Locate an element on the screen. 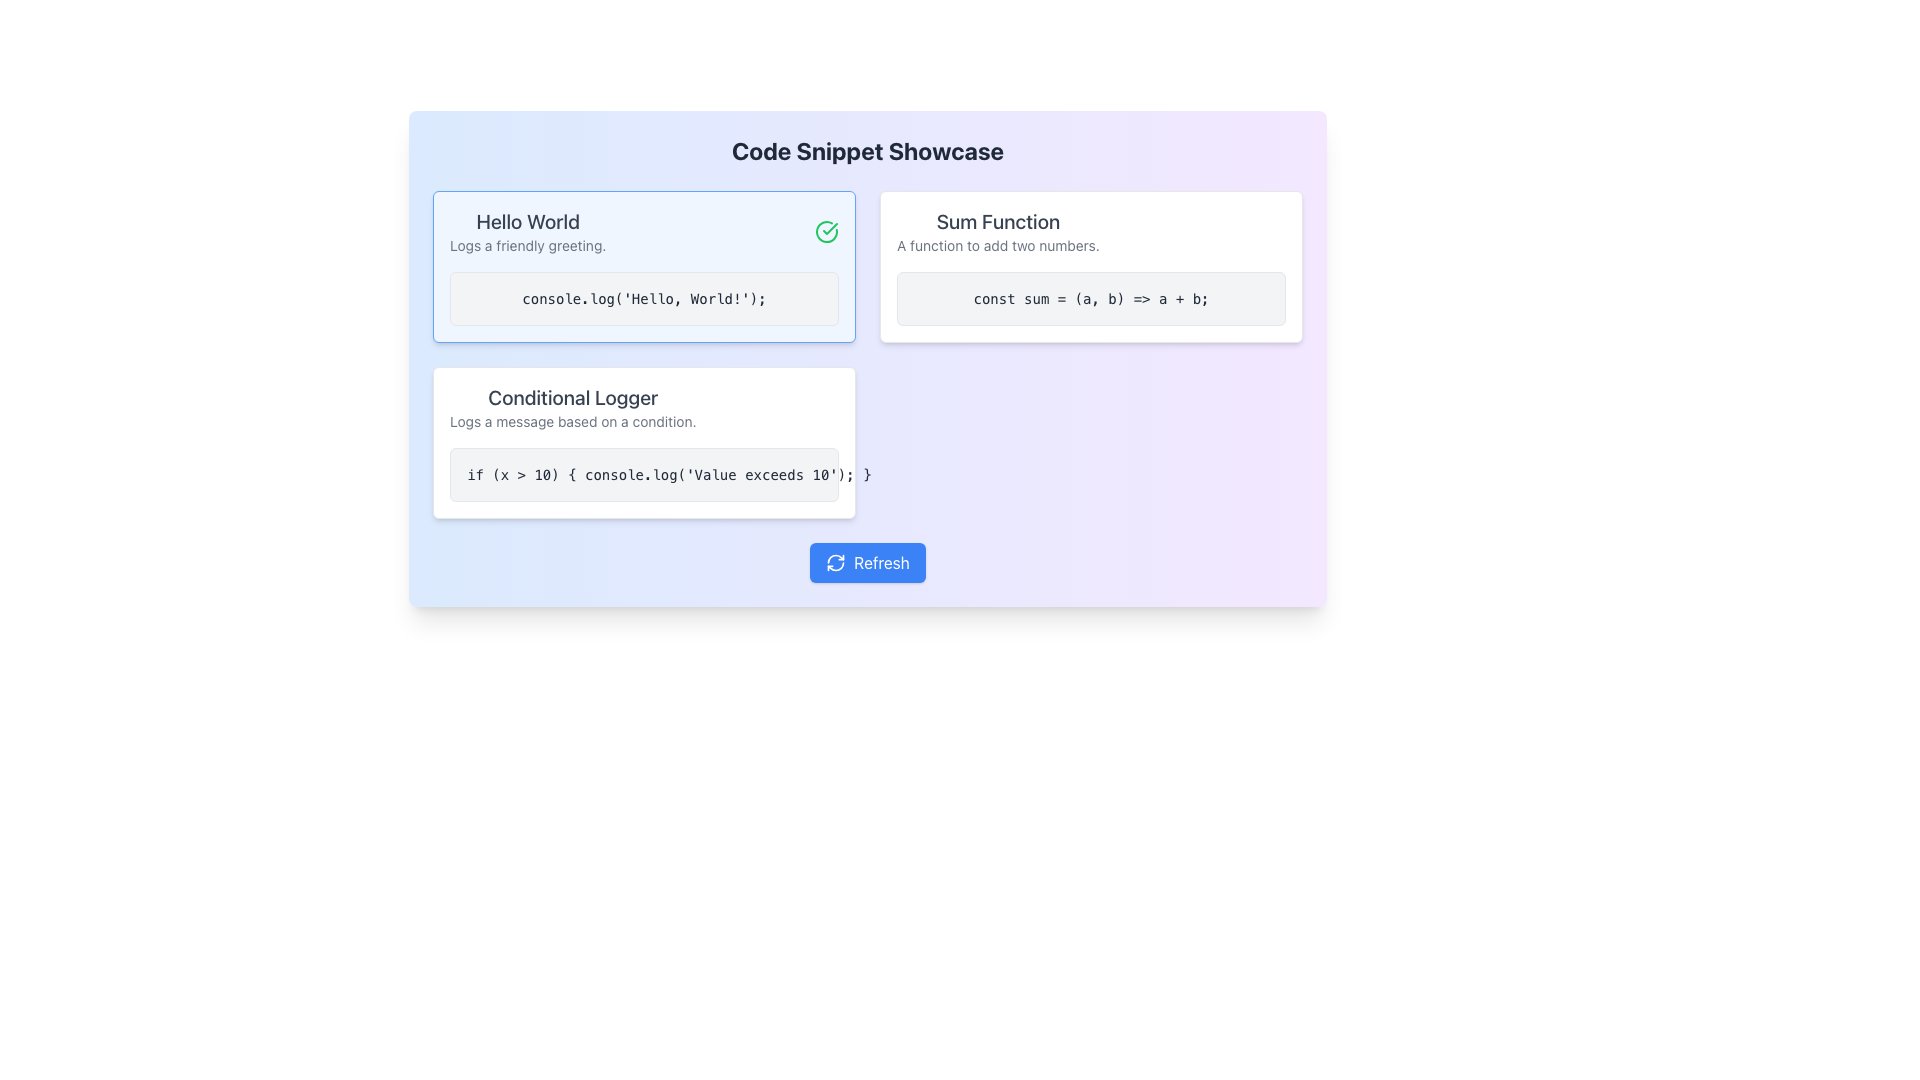 This screenshot has width=1920, height=1080. the validation icon located at the top-right corner of the 'Hello World' panel is located at coordinates (826, 230).